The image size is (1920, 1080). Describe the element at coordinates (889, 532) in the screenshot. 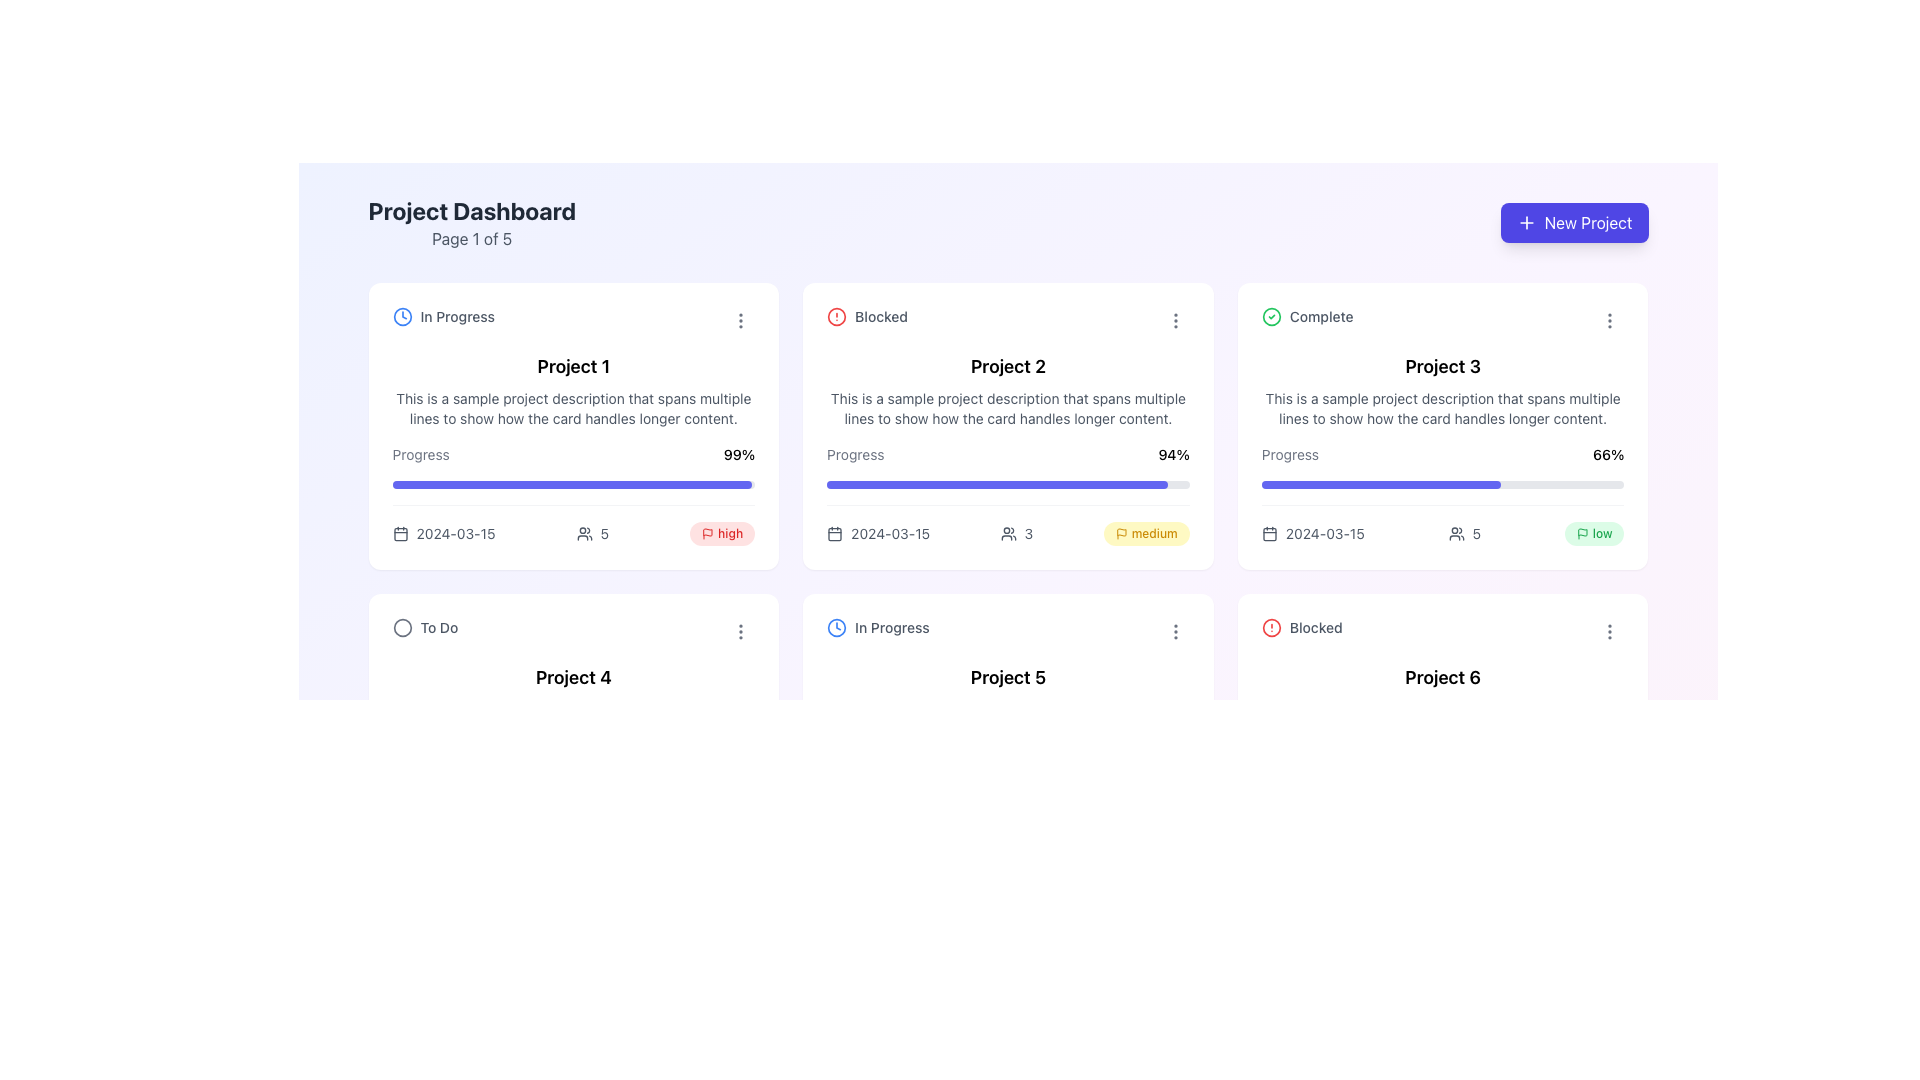

I see `date displayed on the text label for 'Project 2', which is located beneath the progress bar in the project card` at that location.